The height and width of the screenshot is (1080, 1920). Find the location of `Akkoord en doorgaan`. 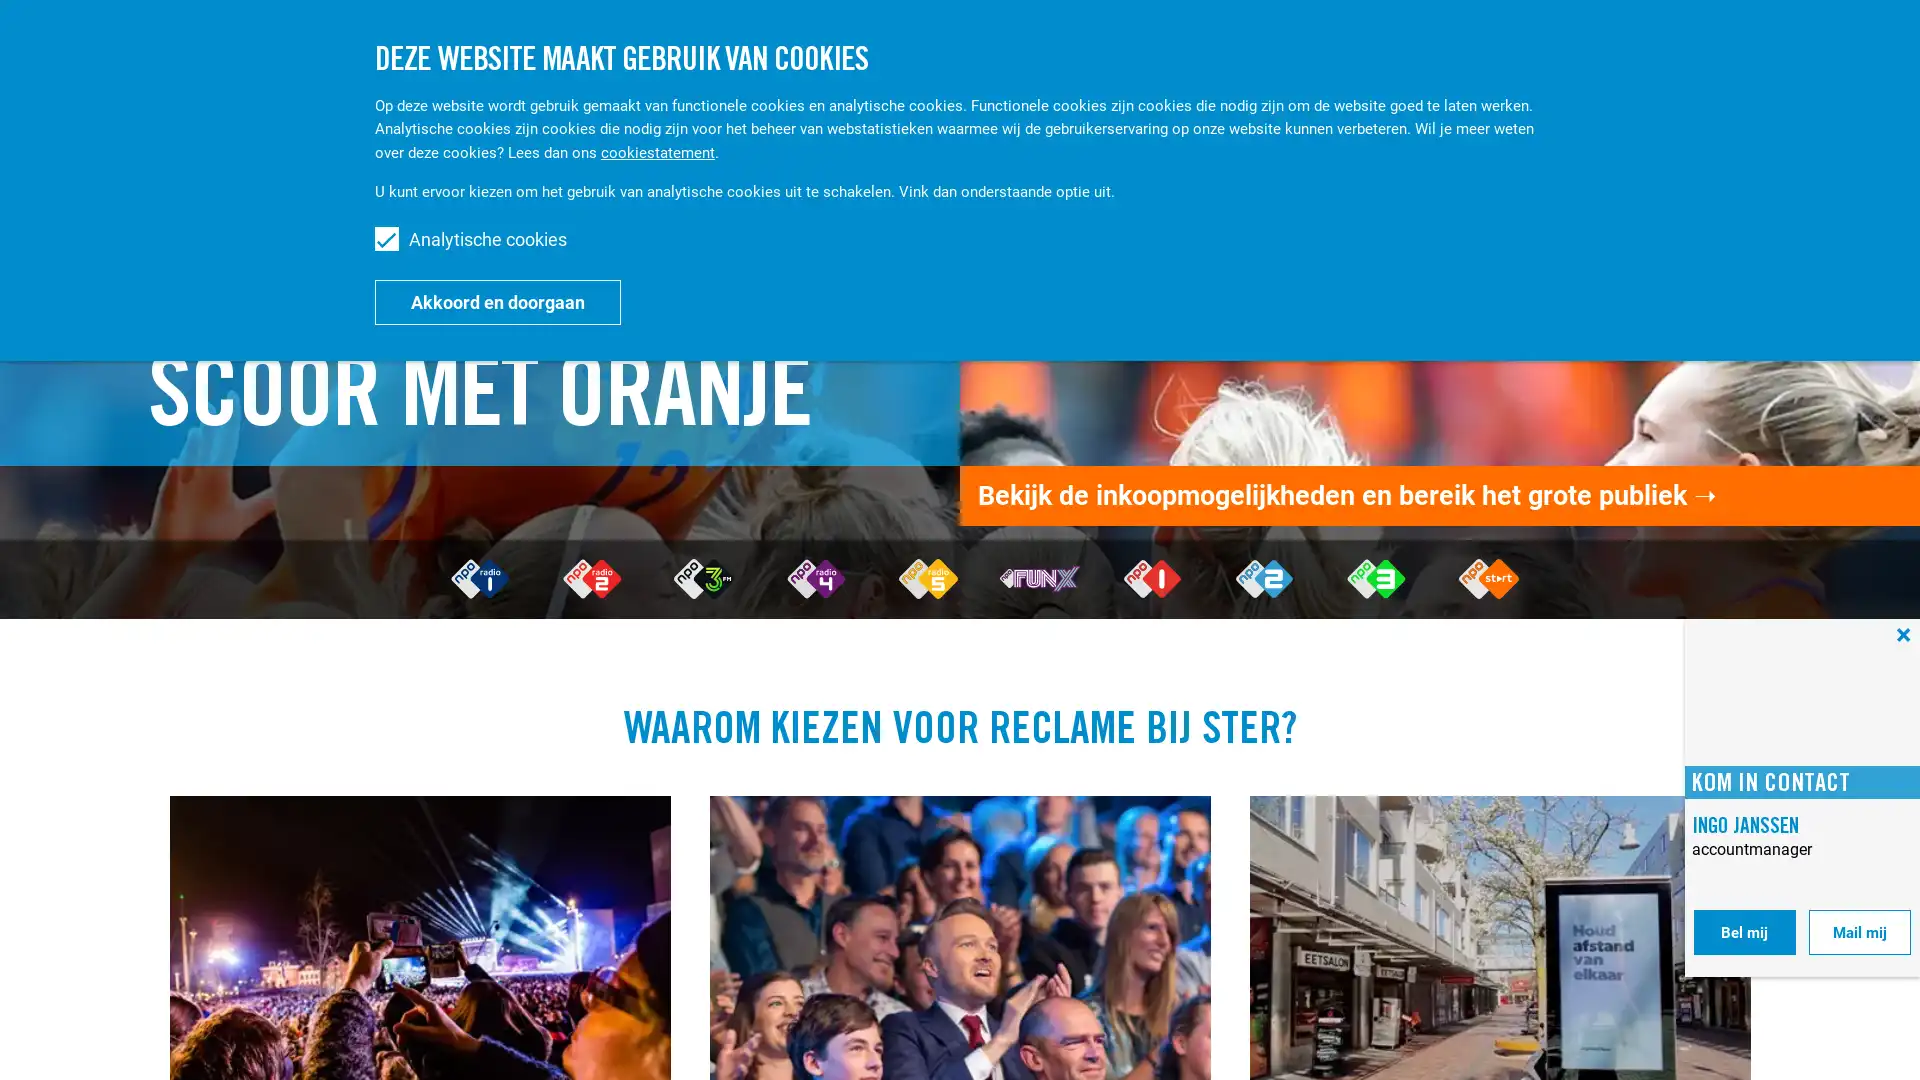

Akkoord en doorgaan is located at coordinates (498, 301).